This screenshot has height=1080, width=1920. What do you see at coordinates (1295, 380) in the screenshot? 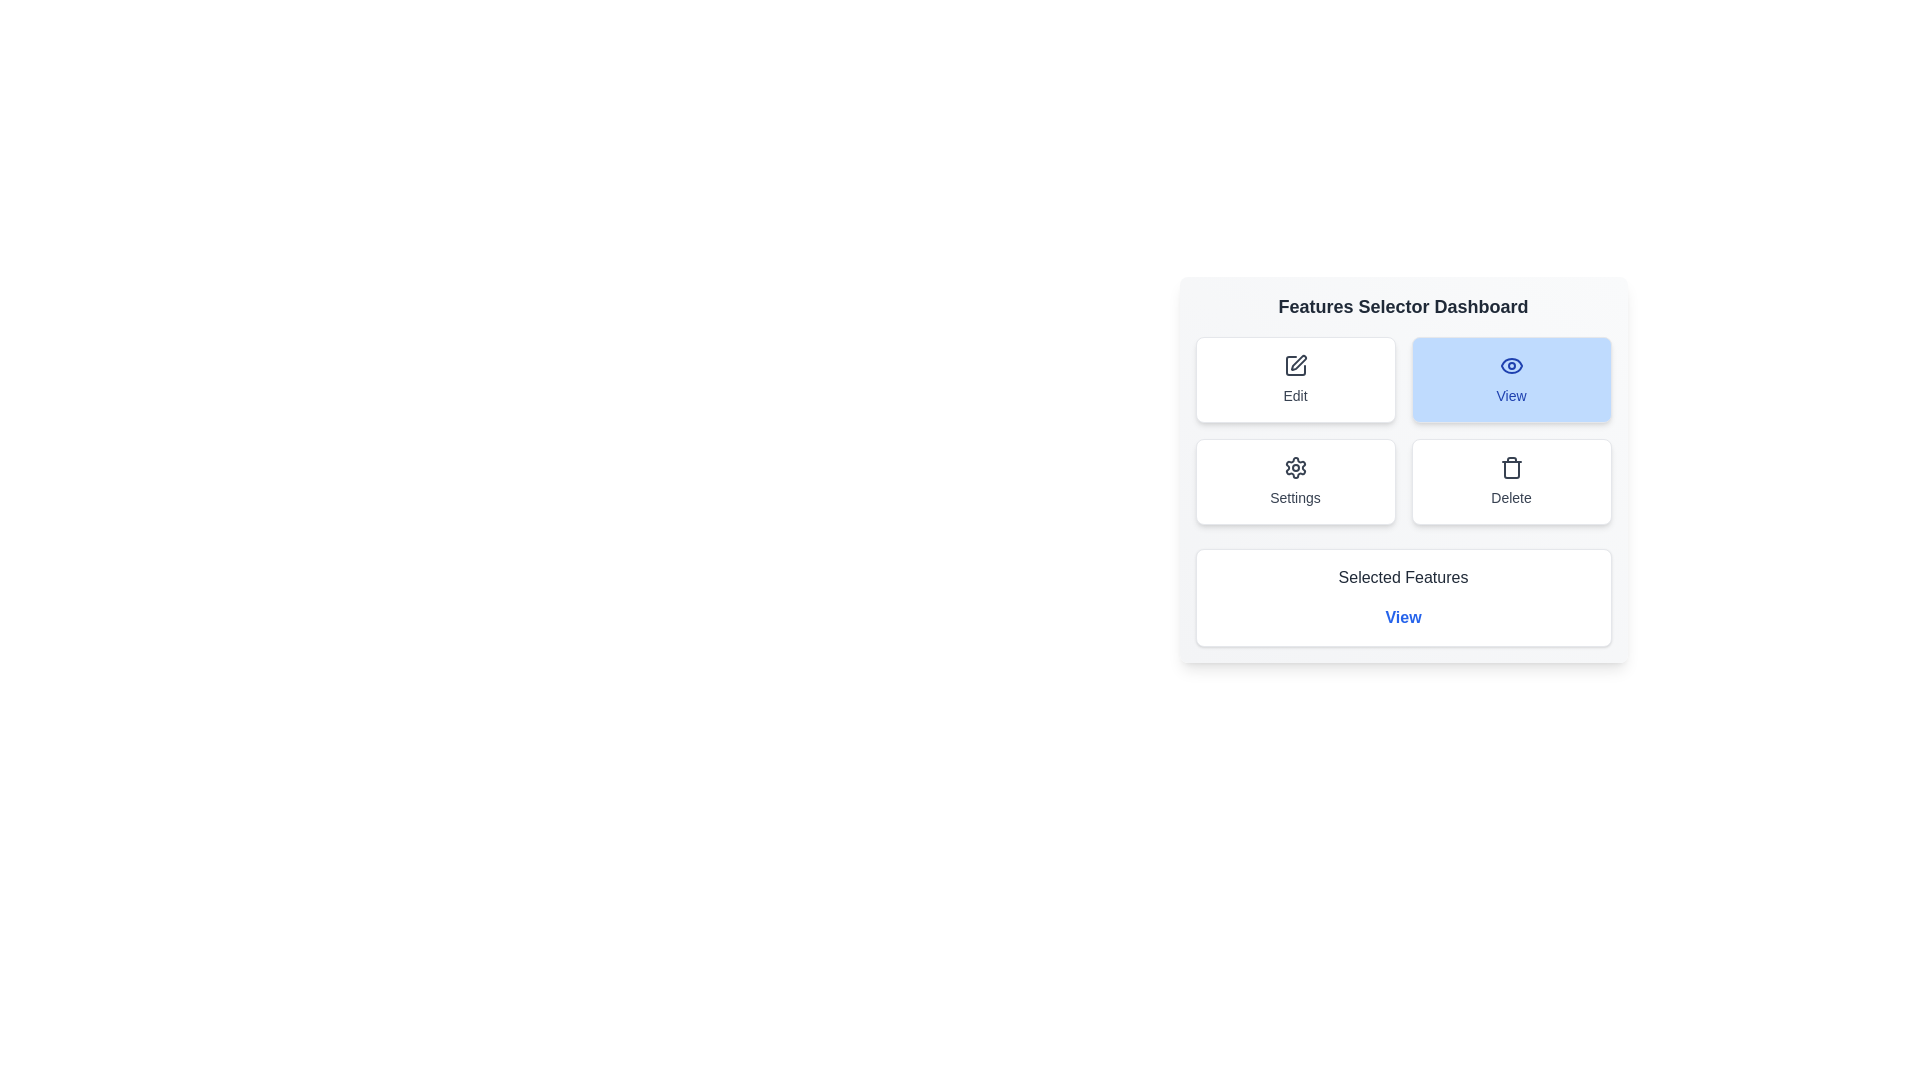
I see `the feature button edit` at bounding box center [1295, 380].